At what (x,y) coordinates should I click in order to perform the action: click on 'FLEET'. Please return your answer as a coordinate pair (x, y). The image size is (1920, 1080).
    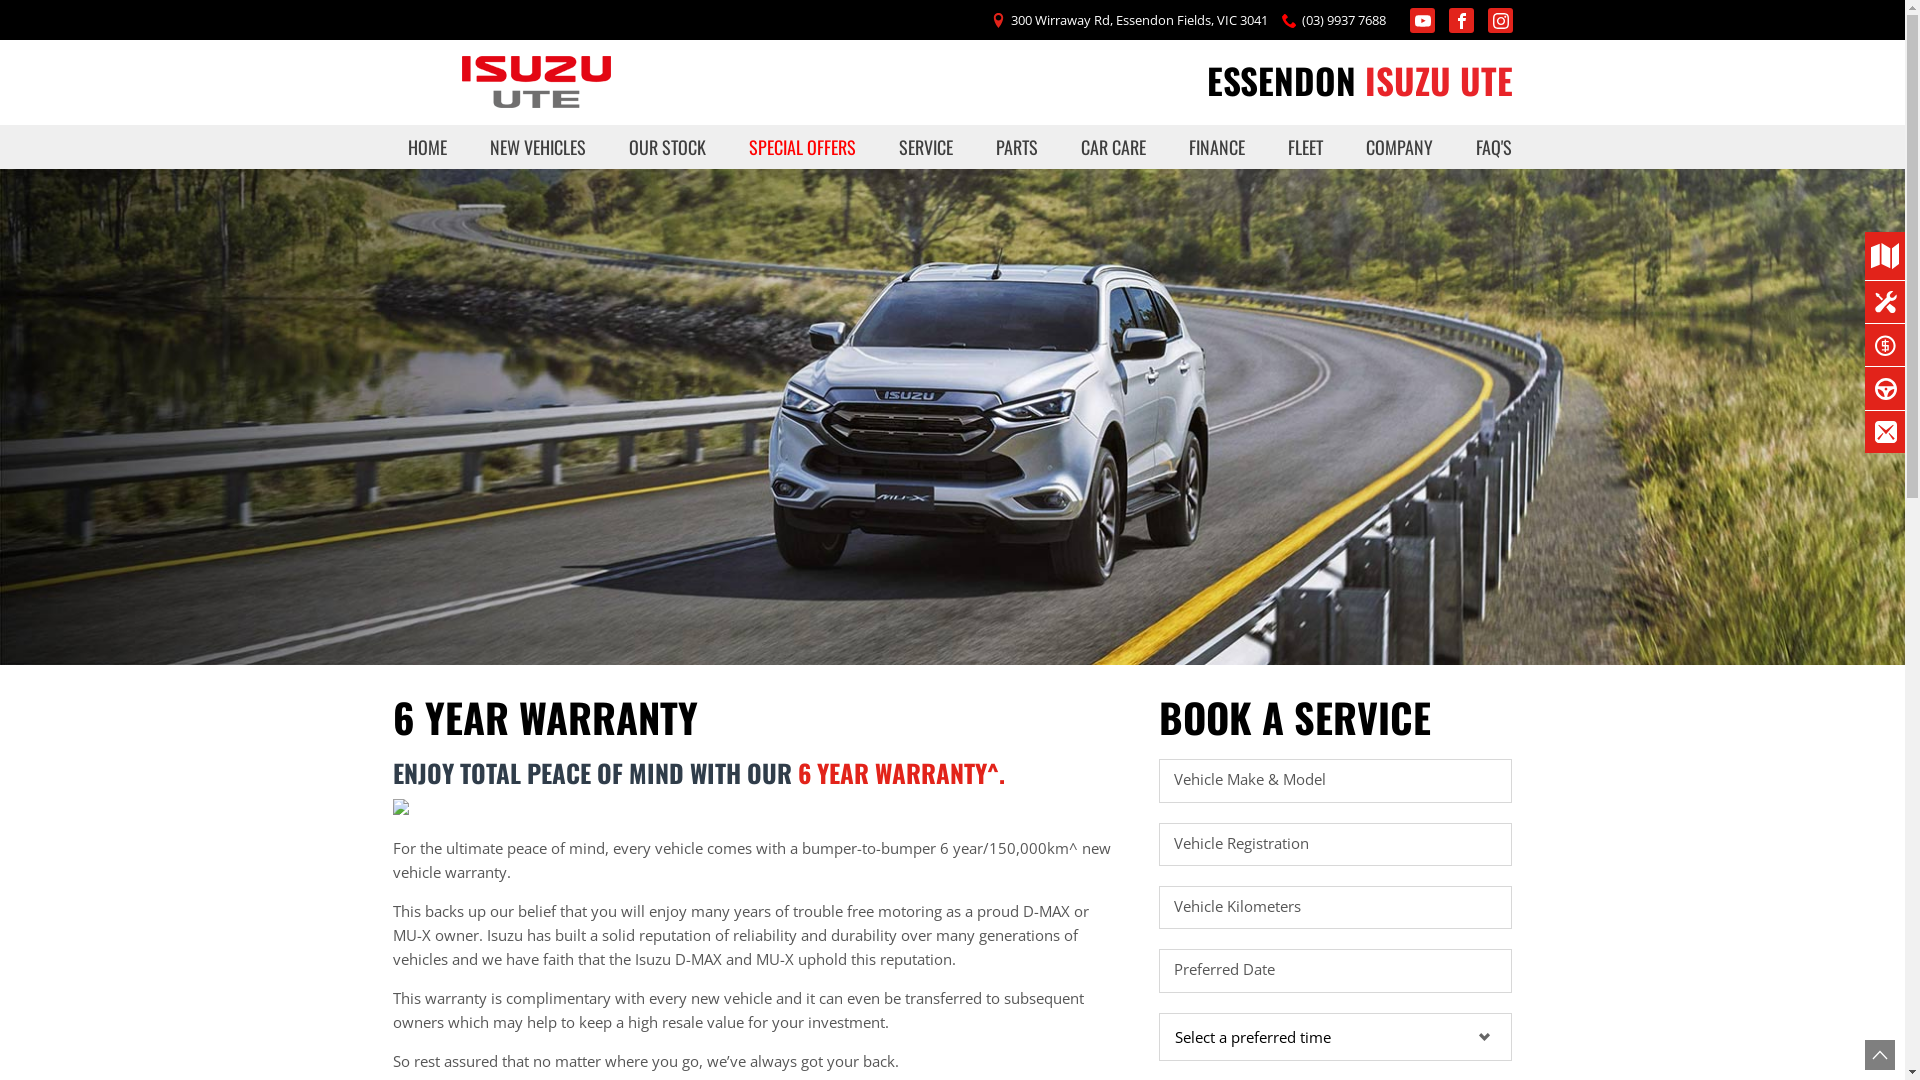
    Looking at the image, I should click on (1305, 145).